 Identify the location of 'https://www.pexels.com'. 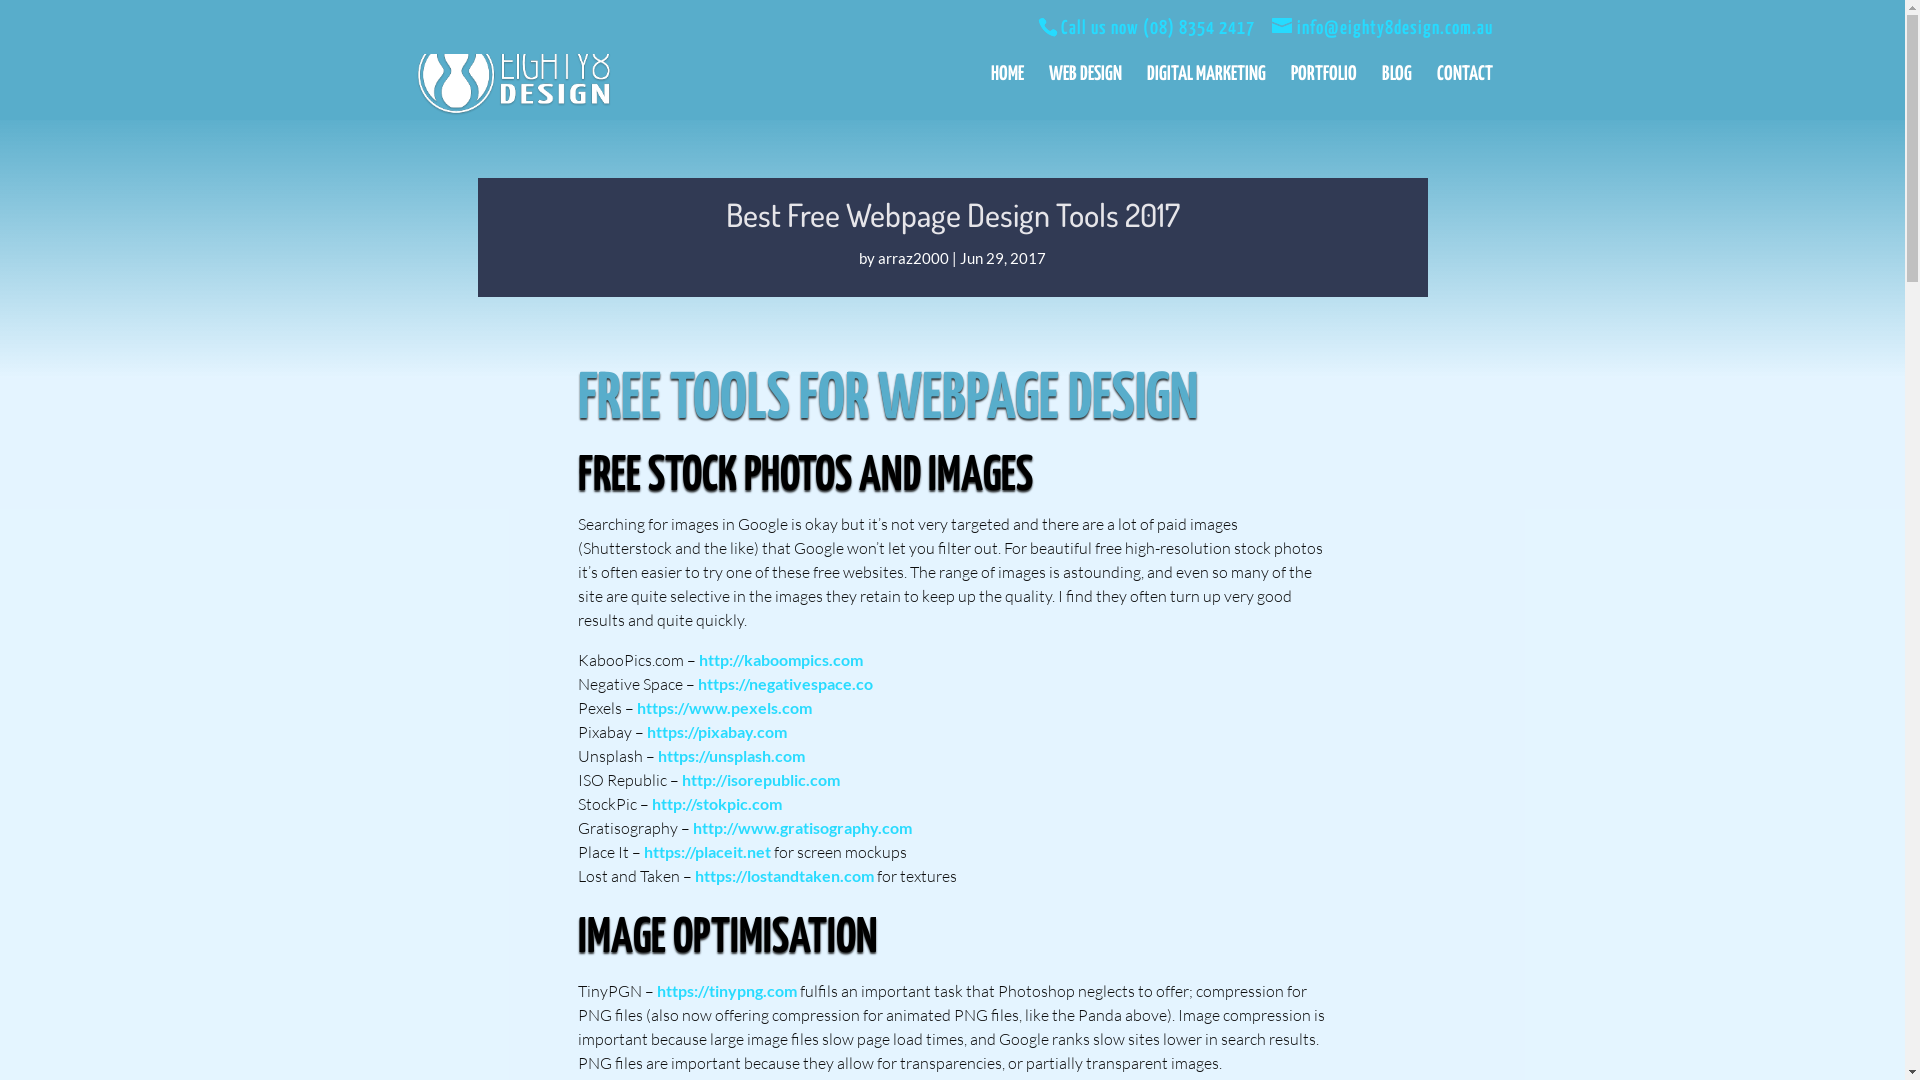
(722, 706).